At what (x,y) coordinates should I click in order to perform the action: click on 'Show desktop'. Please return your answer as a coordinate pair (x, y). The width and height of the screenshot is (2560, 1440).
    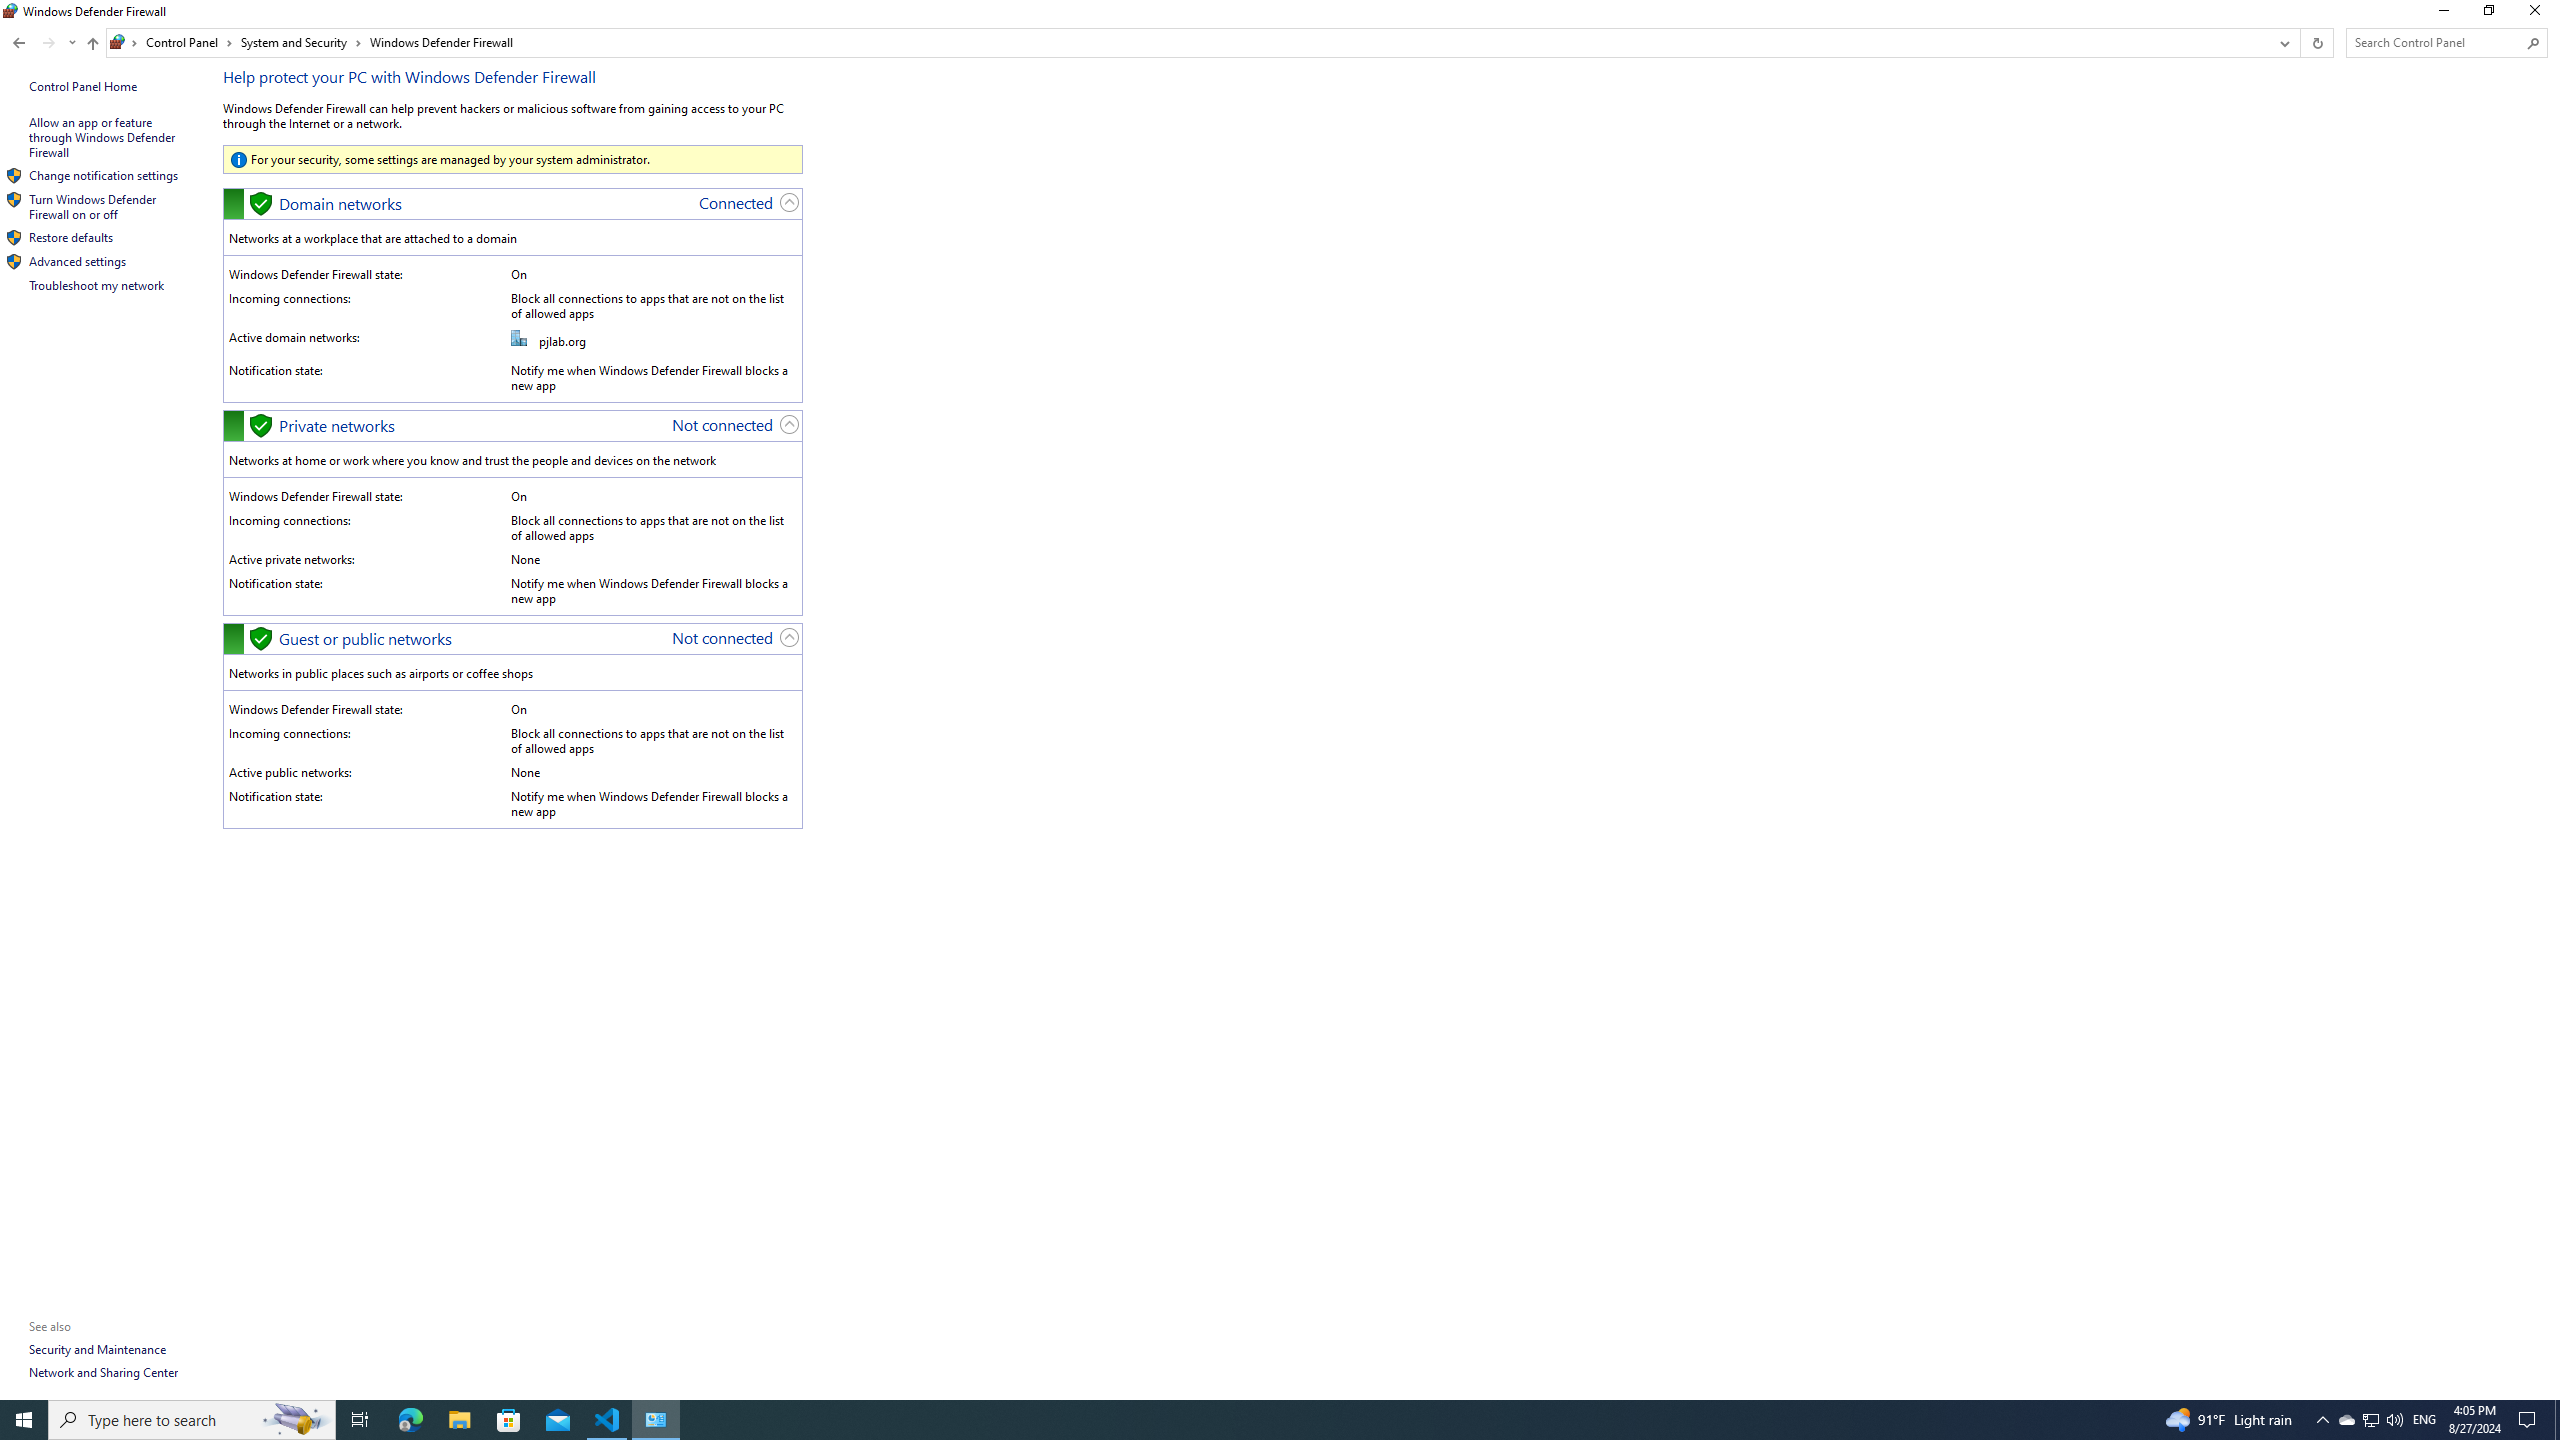
    Looking at the image, I should click on (2556, 1418).